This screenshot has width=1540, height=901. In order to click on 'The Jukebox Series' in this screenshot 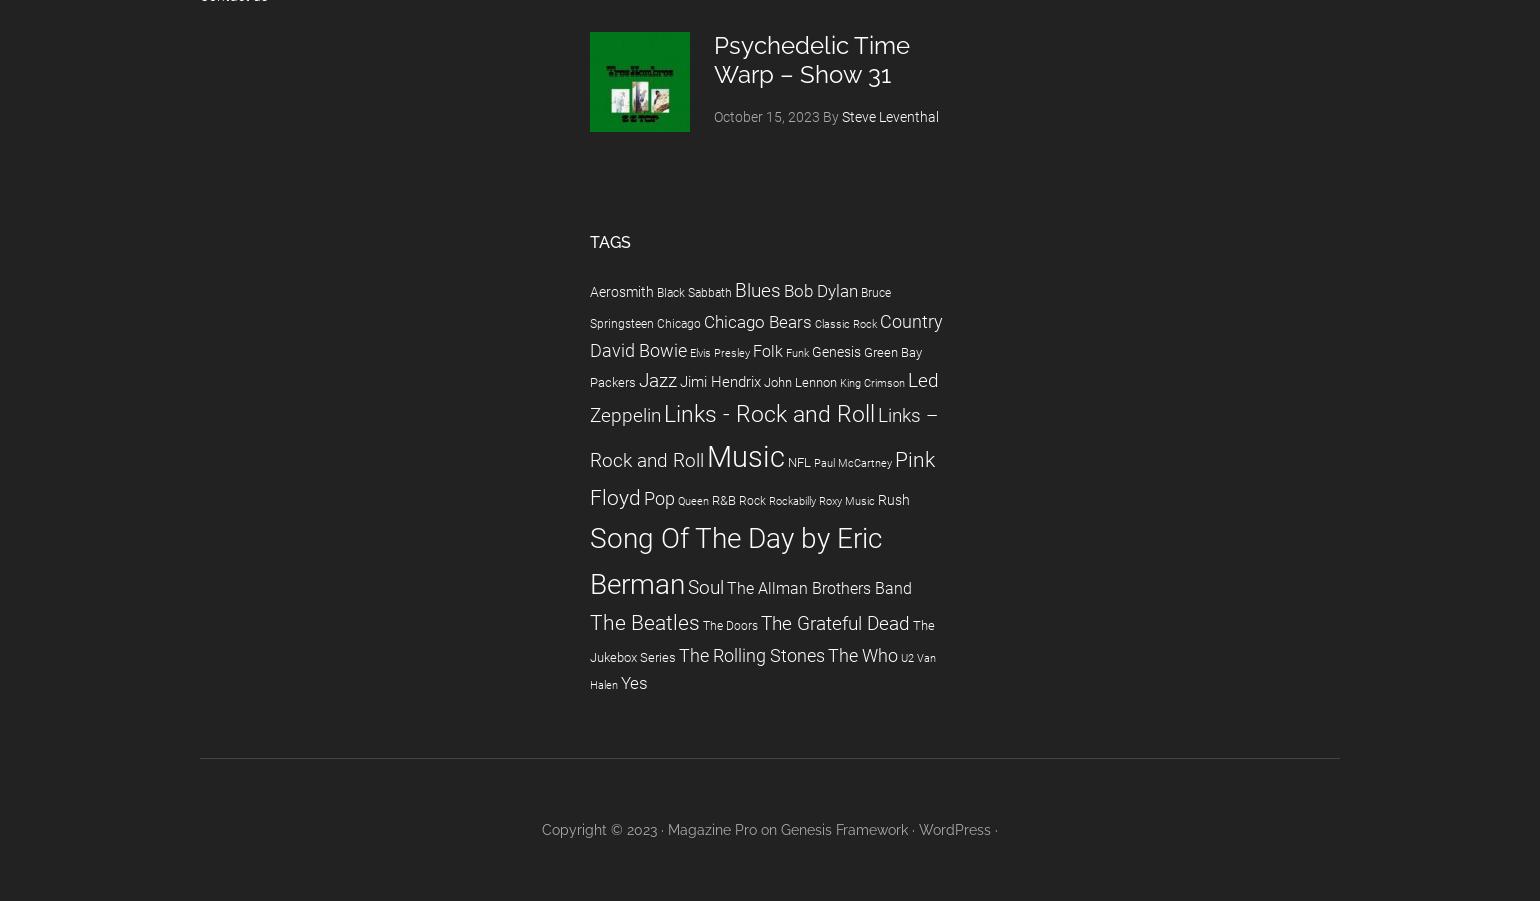, I will do `click(762, 640)`.